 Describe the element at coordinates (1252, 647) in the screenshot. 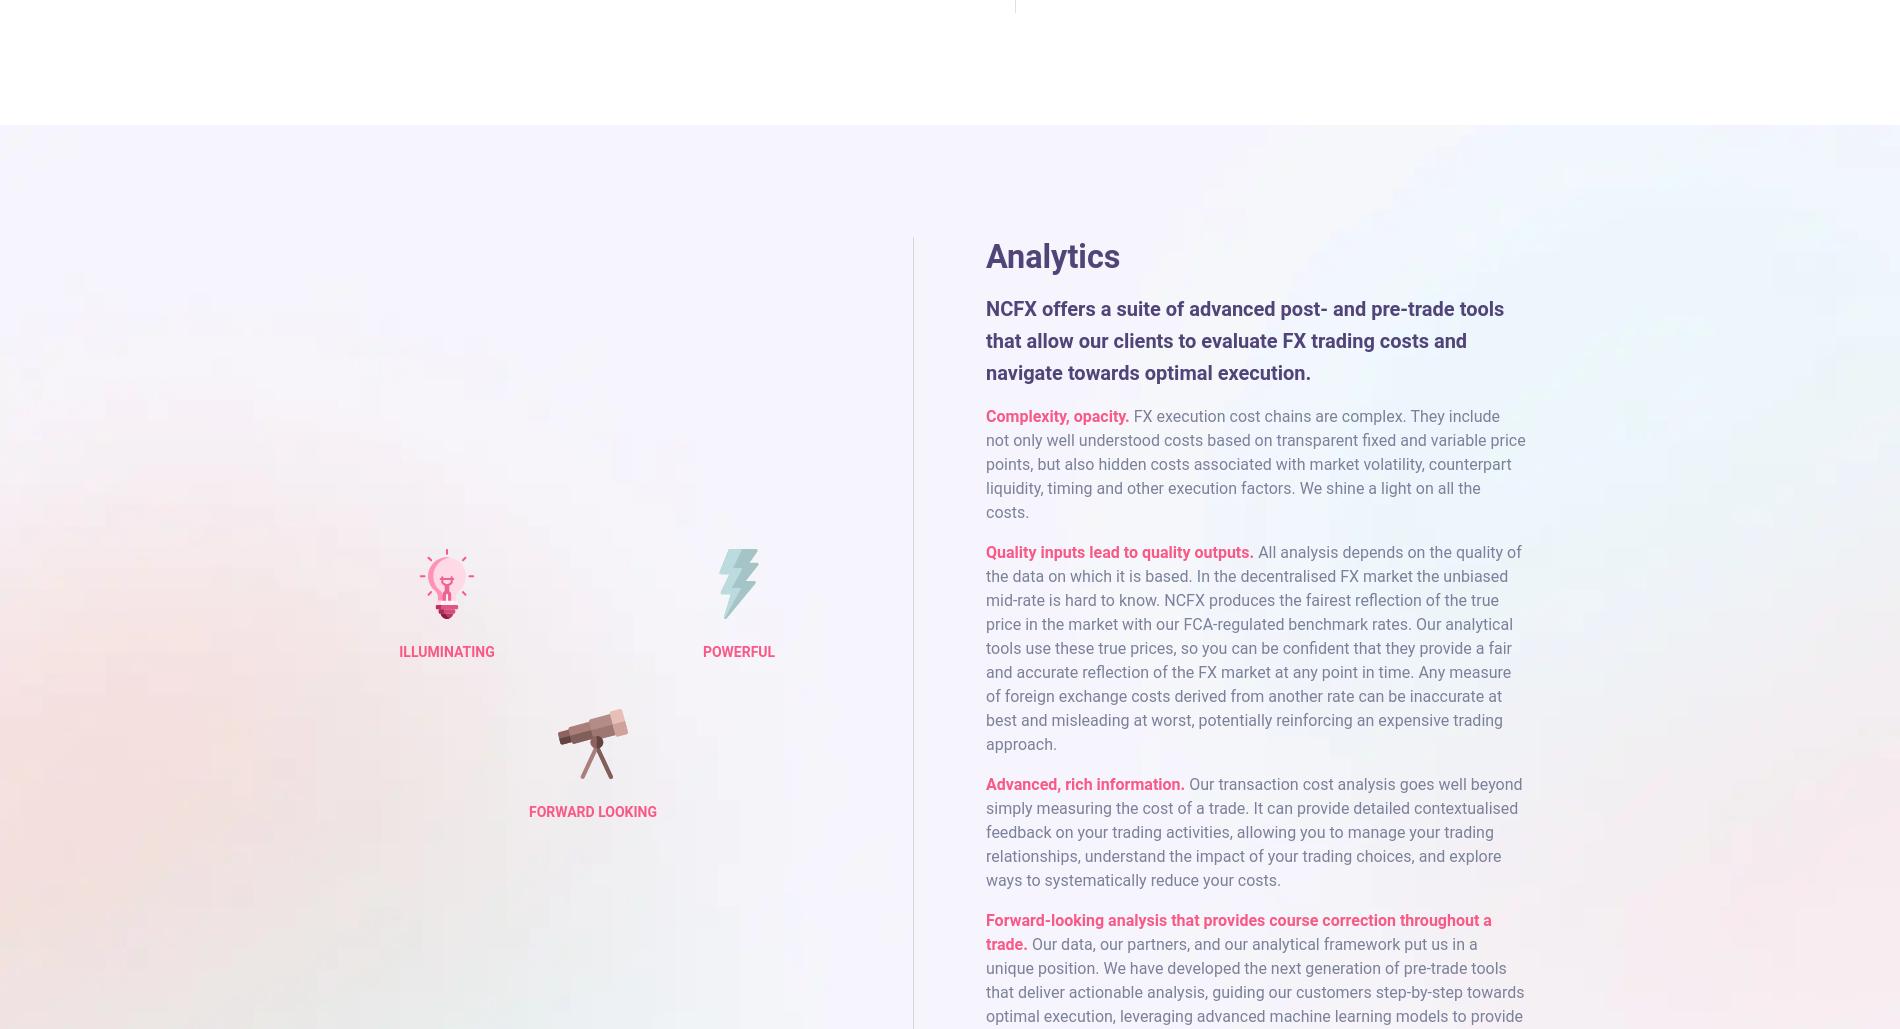

I see `'All analysis depends on the quality of the data on which it is based. In the decentralised FX market the unbiased mid-rate is hard to know. NCFX produces the fairest reflection of the true price in the market with our FCA-regulated benchmark rates. Our analytical tools use these true prices, so you can be confident that they provide a fair and accurate reflection of the FX market at any point in time. Any measure of foreign exchange costs derived from another rate can be inaccurate at best and misleading at worst, potentially reinforcing an expensive trading approach.'` at that location.